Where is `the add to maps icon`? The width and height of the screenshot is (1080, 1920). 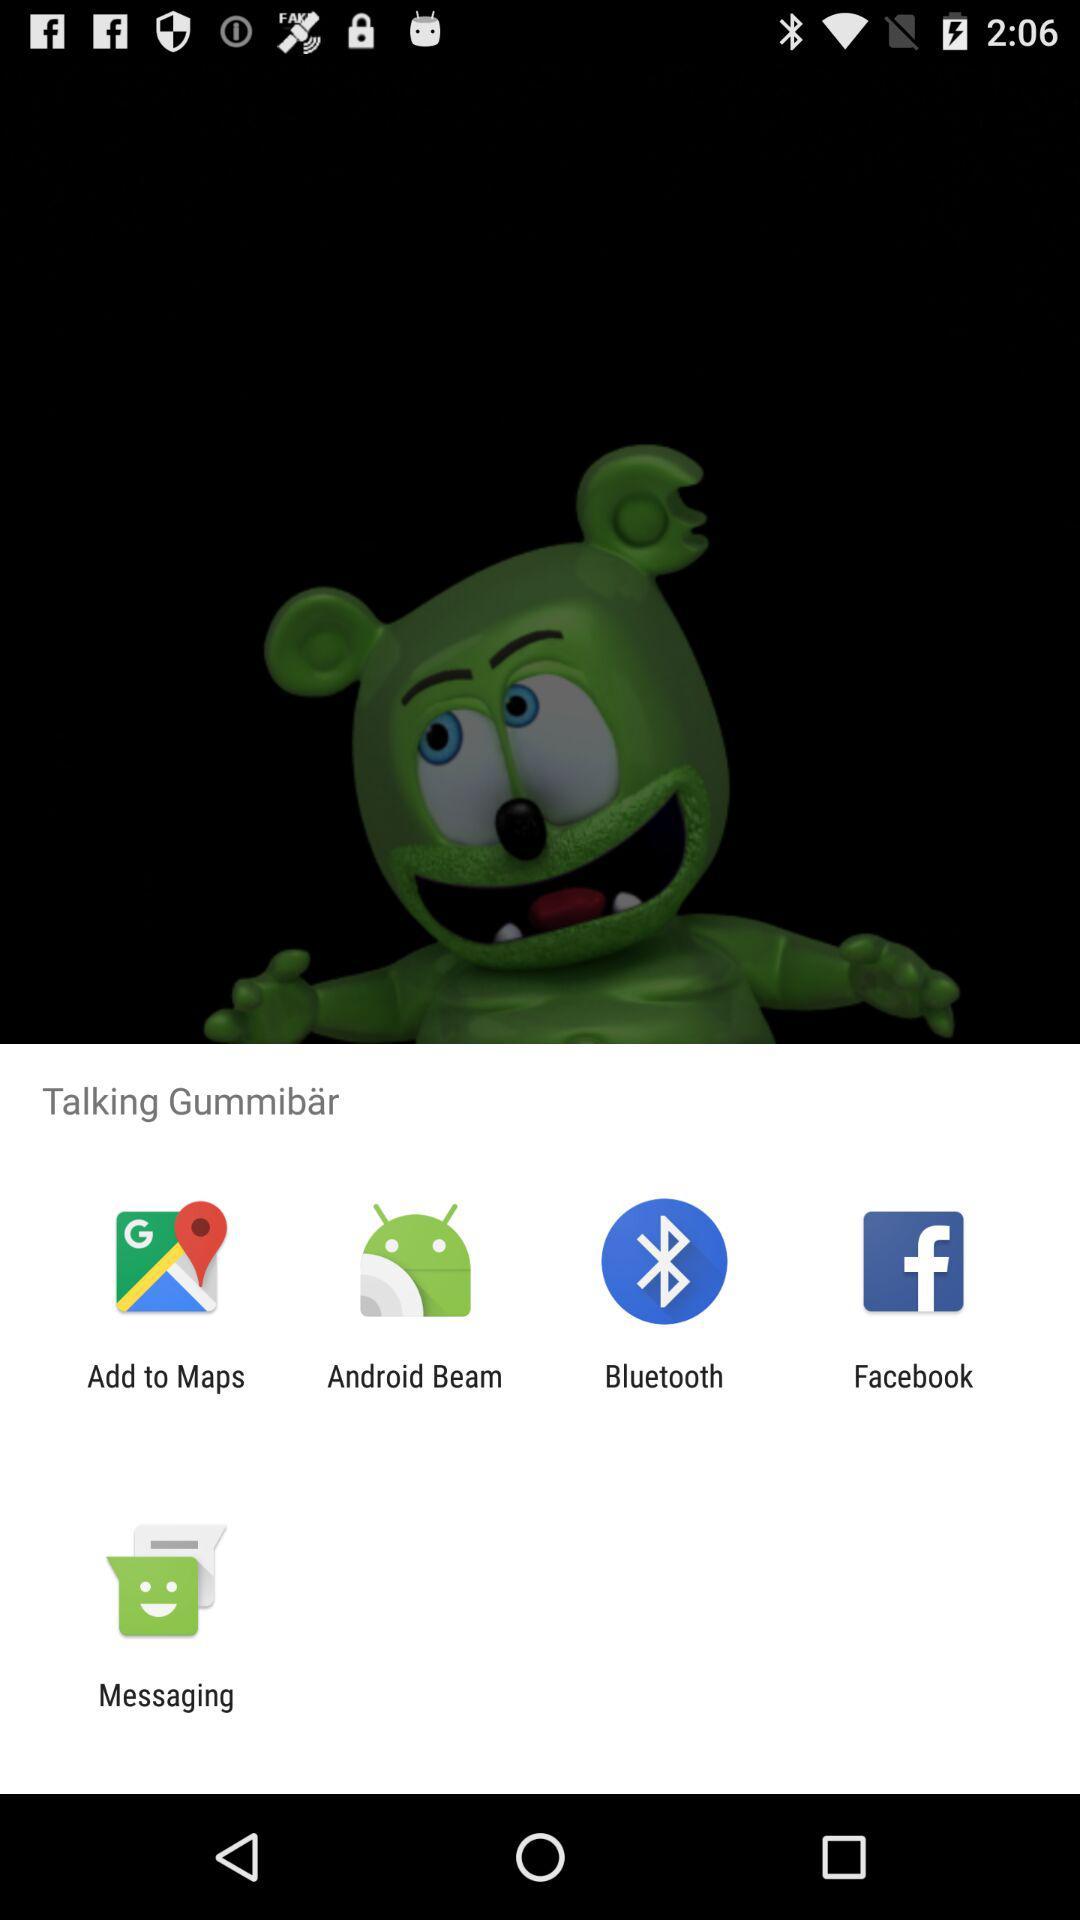
the add to maps icon is located at coordinates (165, 1392).